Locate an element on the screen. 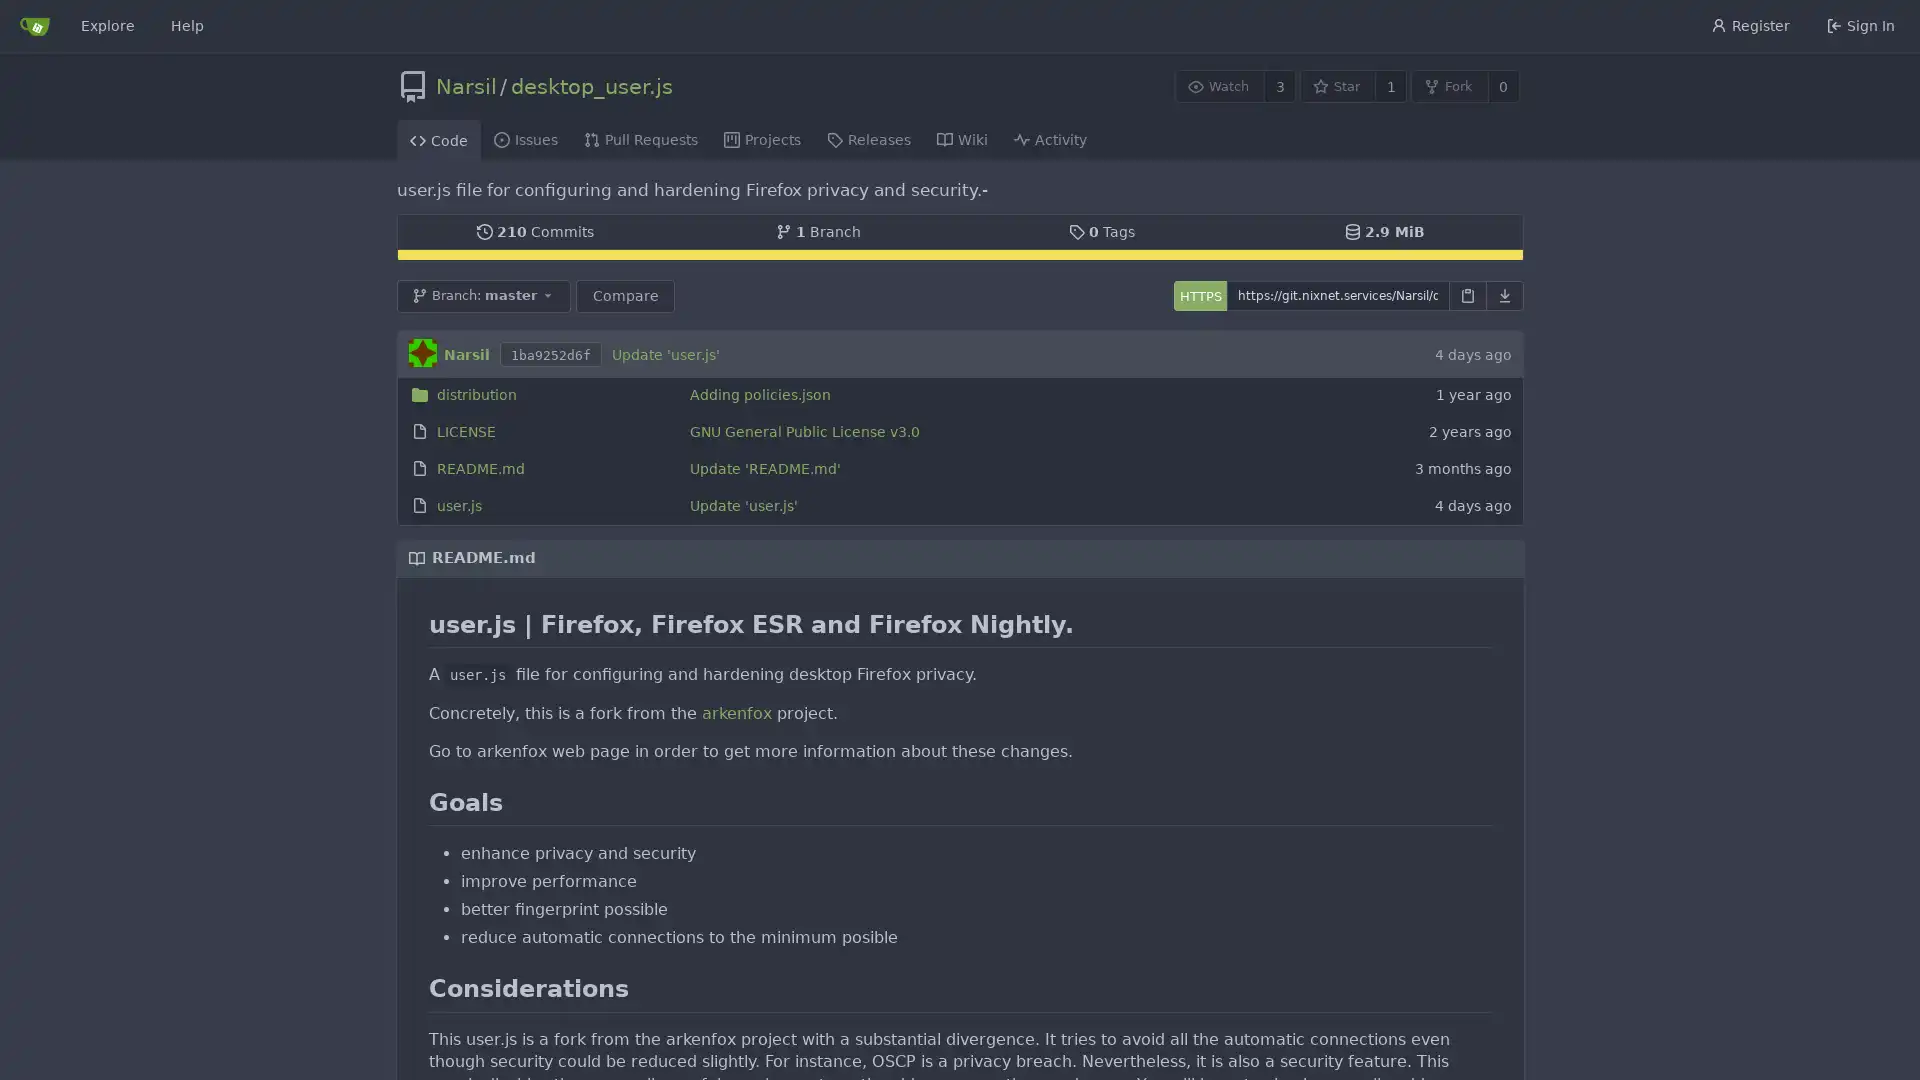 The height and width of the screenshot is (1080, 1920). Compare is located at coordinates (623, 296).